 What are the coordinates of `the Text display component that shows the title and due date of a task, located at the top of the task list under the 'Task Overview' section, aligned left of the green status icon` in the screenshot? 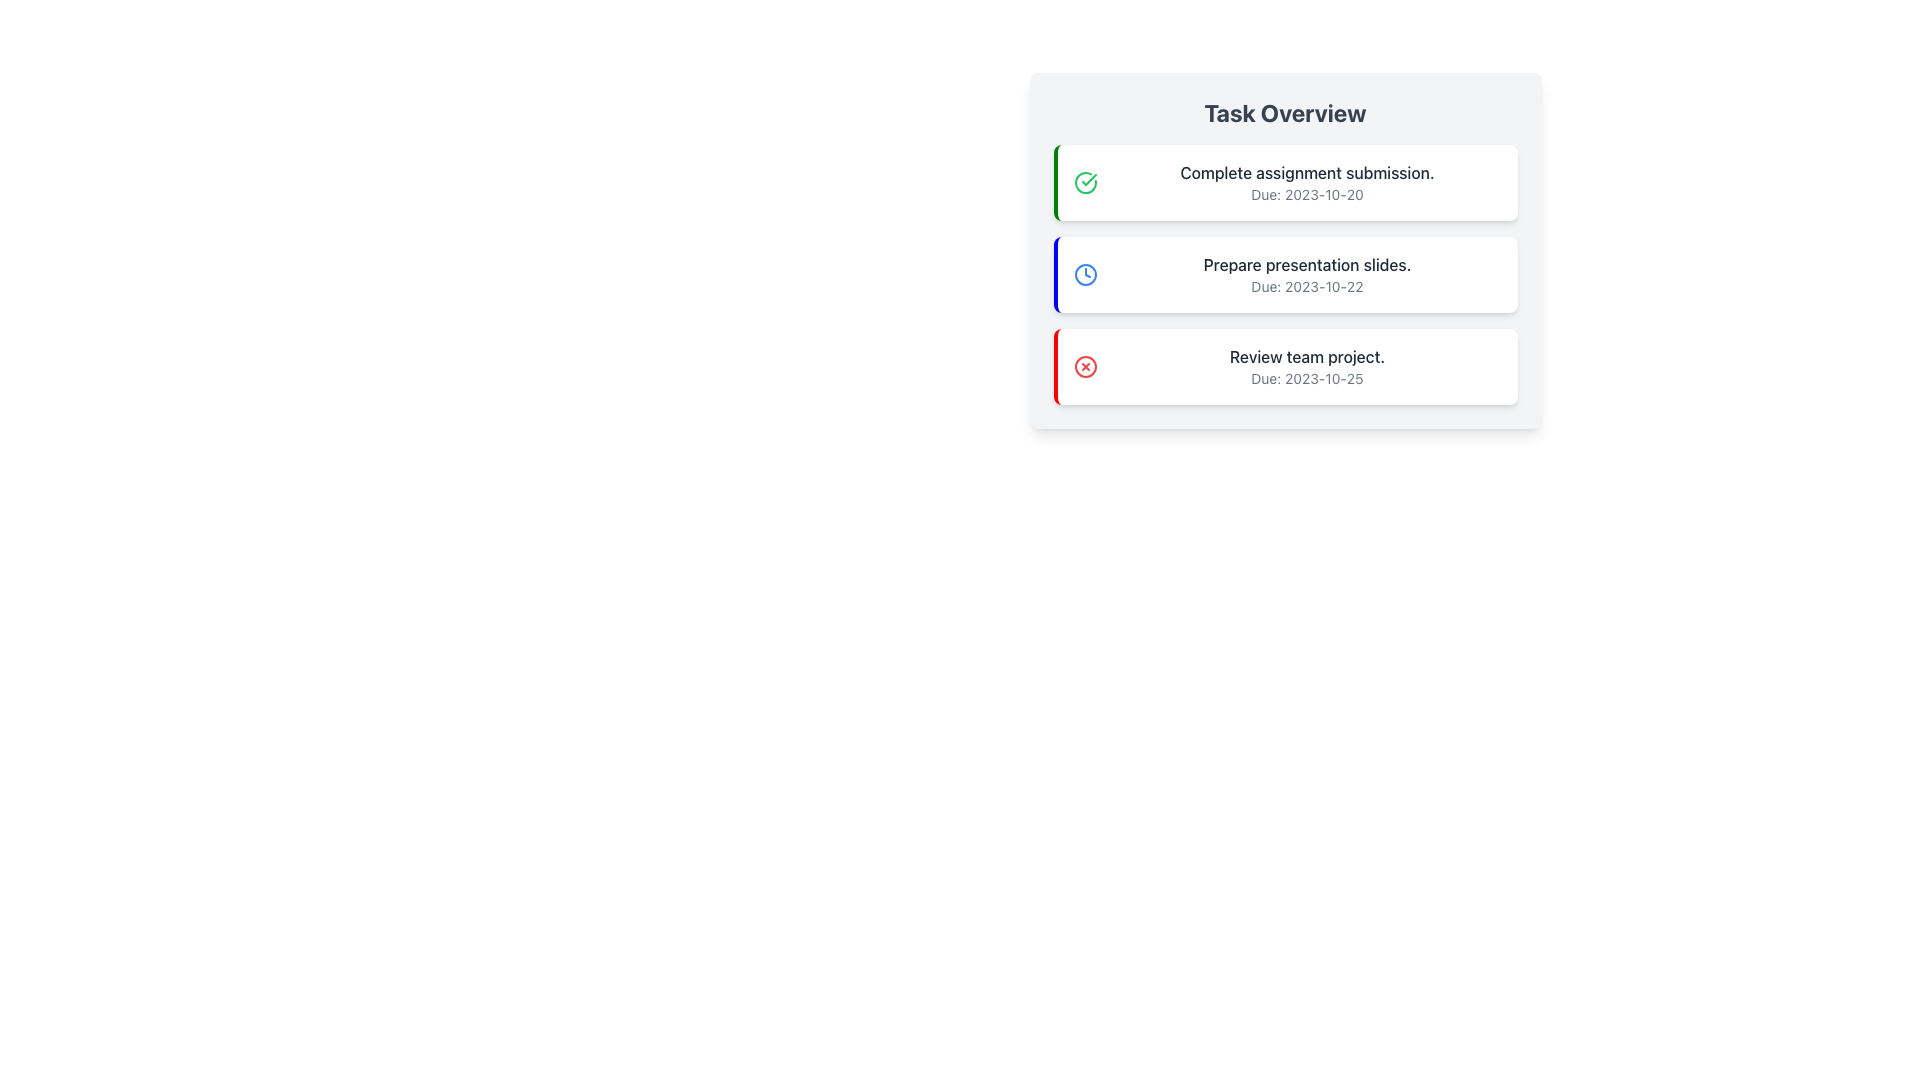 It's located at (1307, 182).